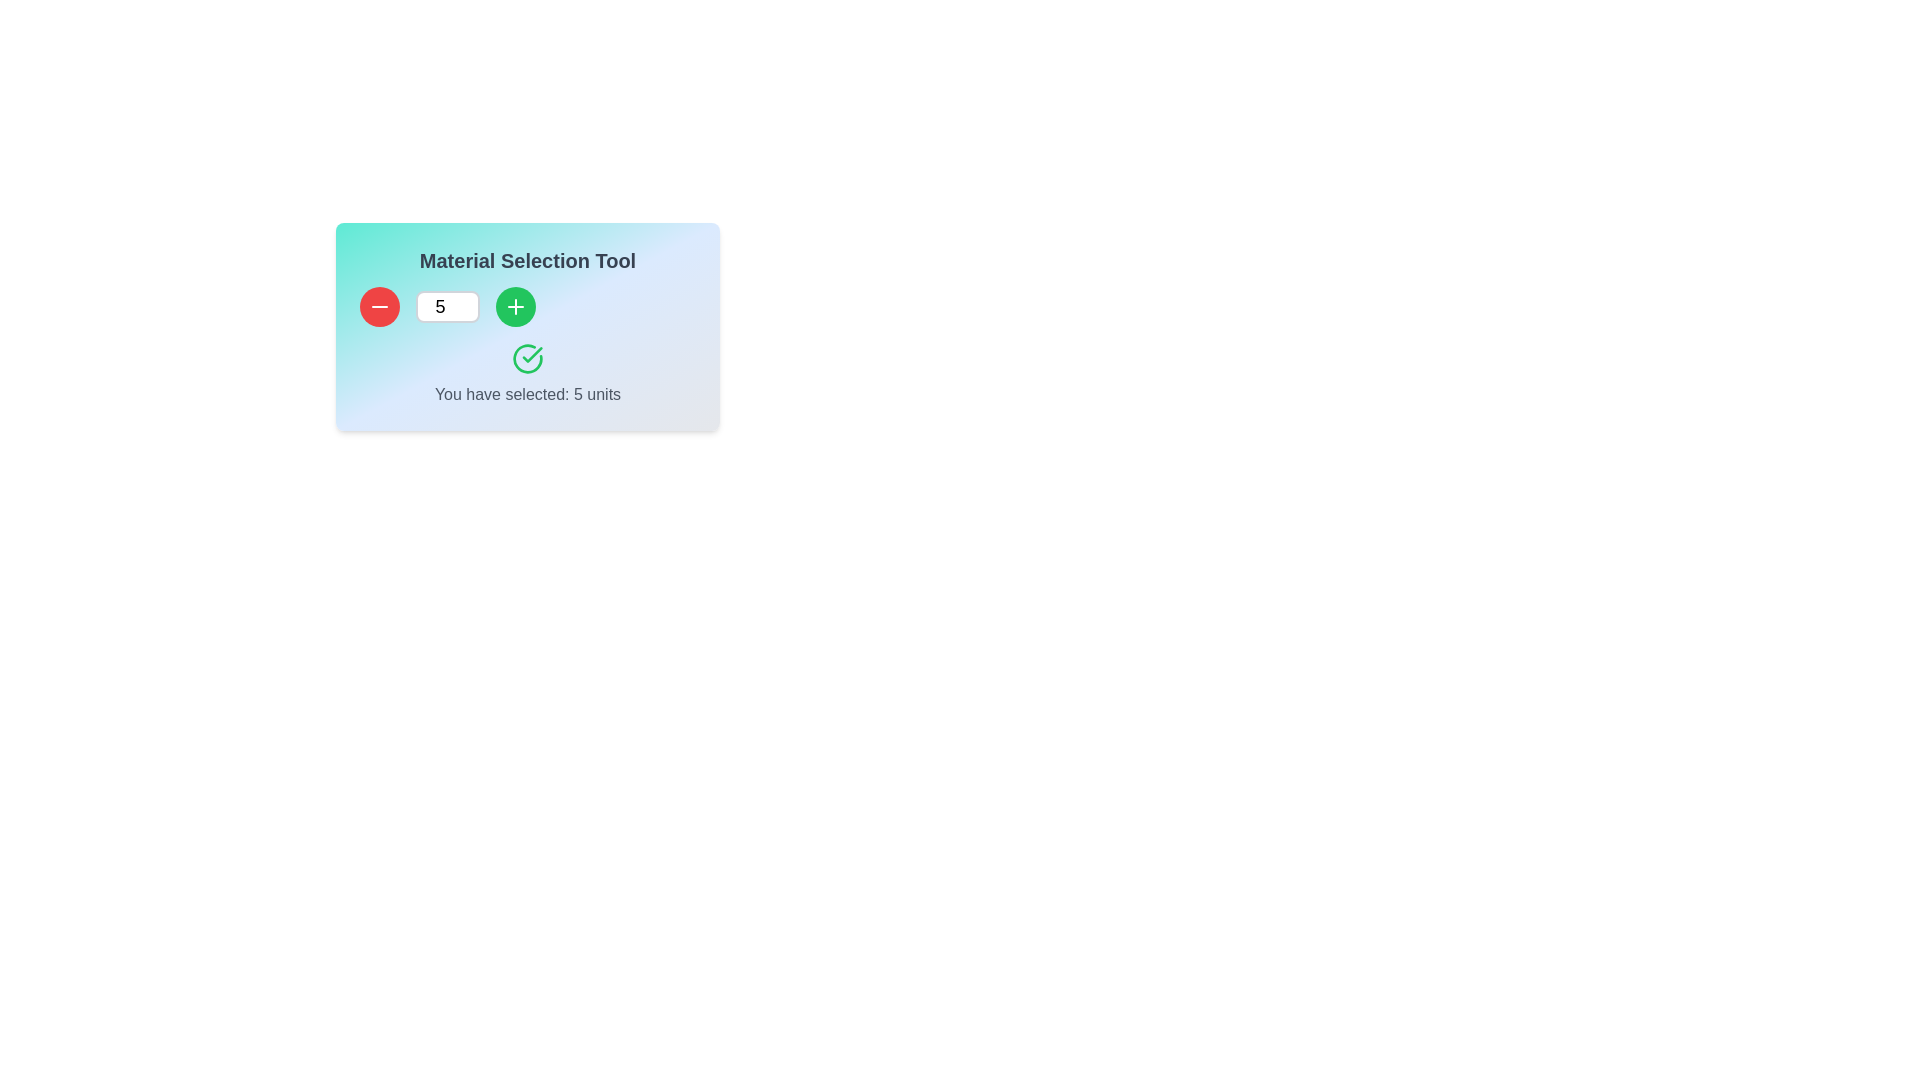 This screenshot has height=1080, width=1920. Describe the element at coordinates (528, 357) in the screenshot. I see `the checkmark icon that indicates a successful selection state in the material selection tool, located above the text 'You have selected: 5 units'` at that location.